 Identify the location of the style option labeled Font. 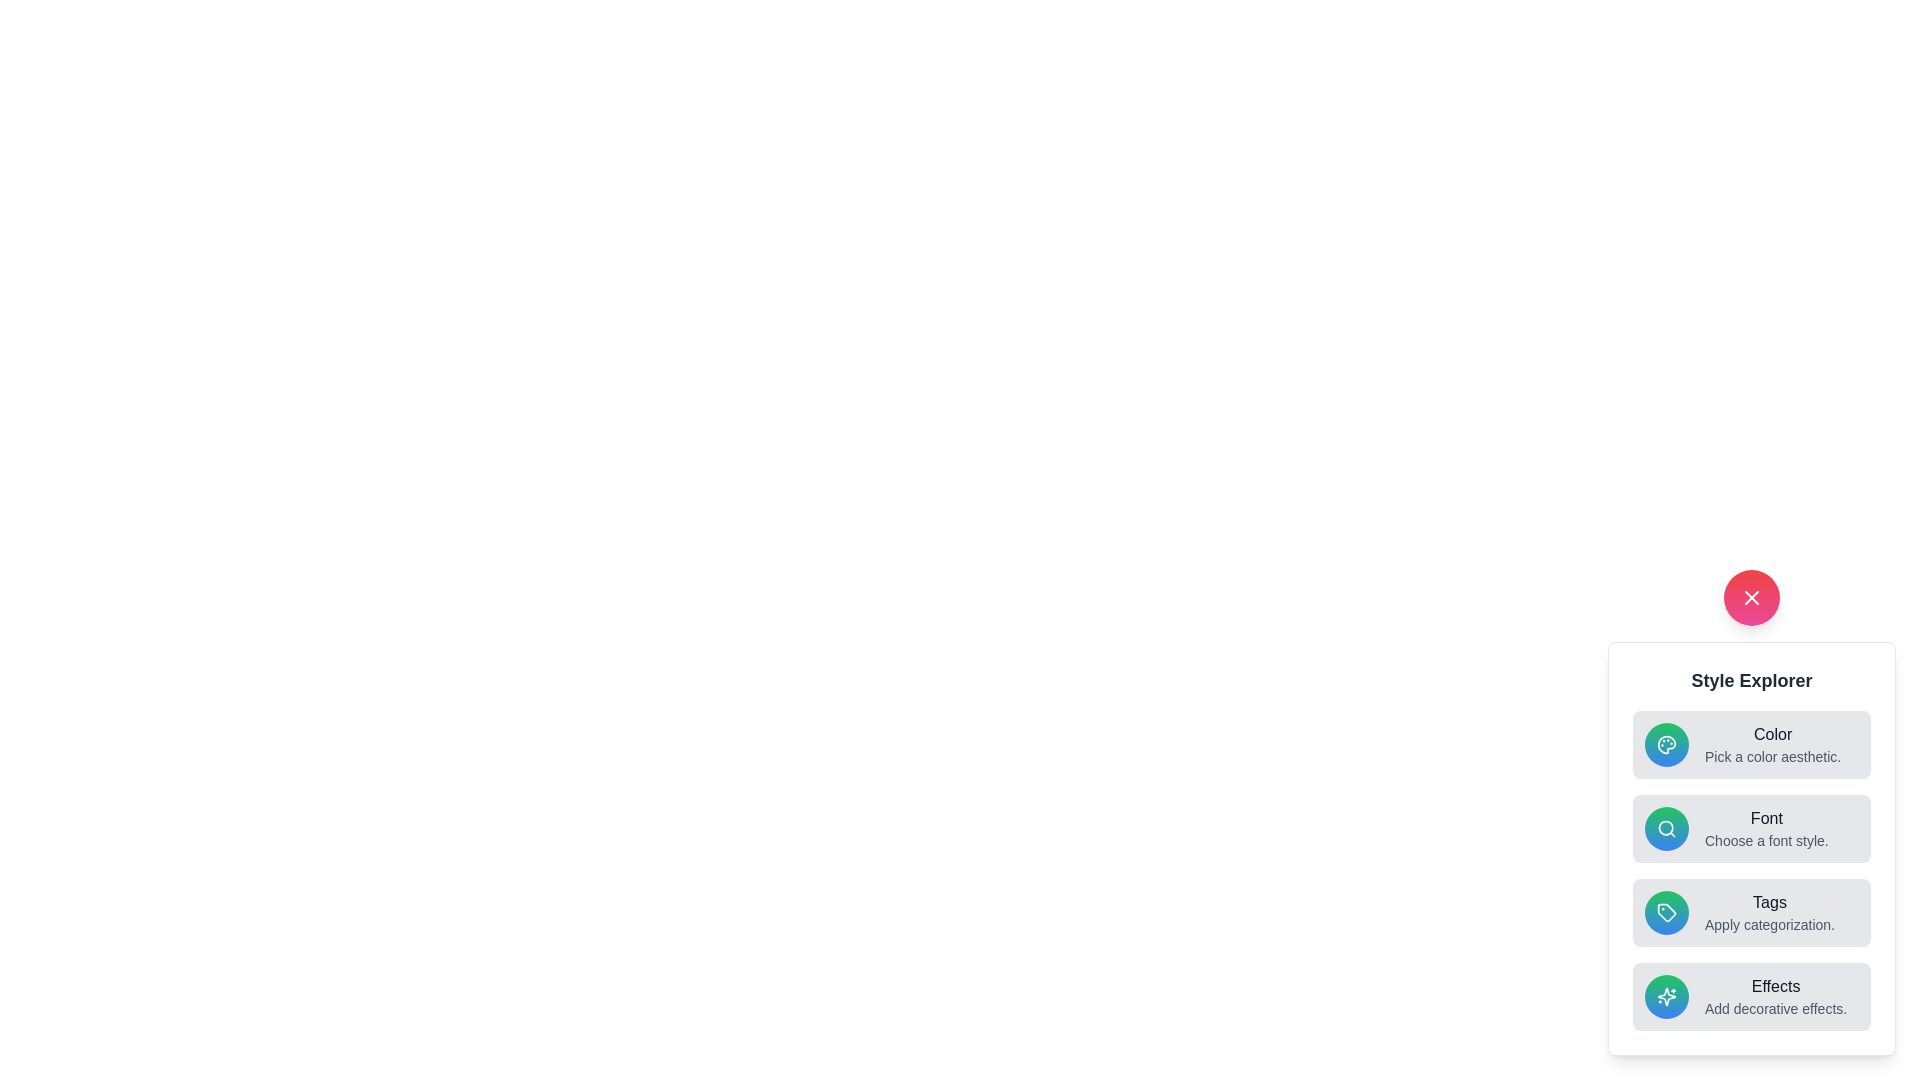
(1751, 829).